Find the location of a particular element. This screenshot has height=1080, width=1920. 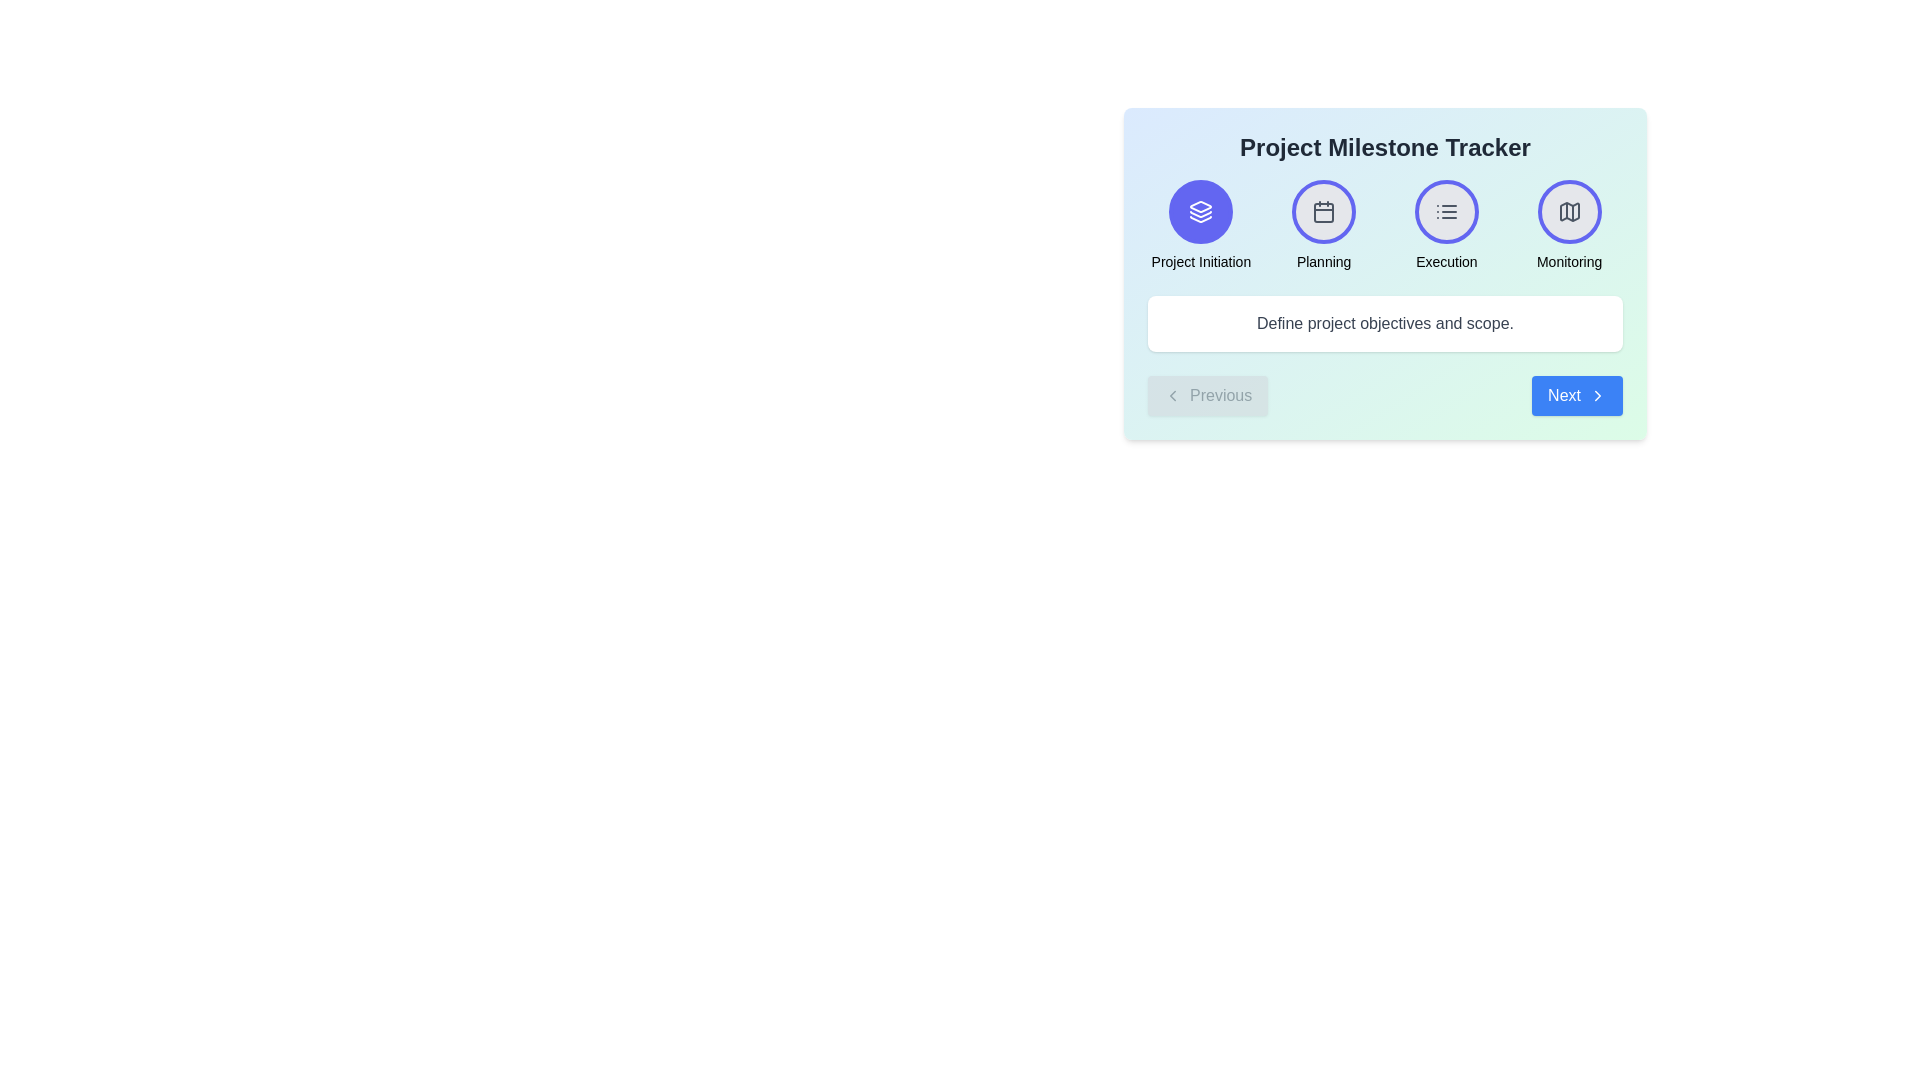

the icon representing the 'Planning' stage, which is the second circular icon from the left in a row of four icons is located at coordinates (1324, 212).